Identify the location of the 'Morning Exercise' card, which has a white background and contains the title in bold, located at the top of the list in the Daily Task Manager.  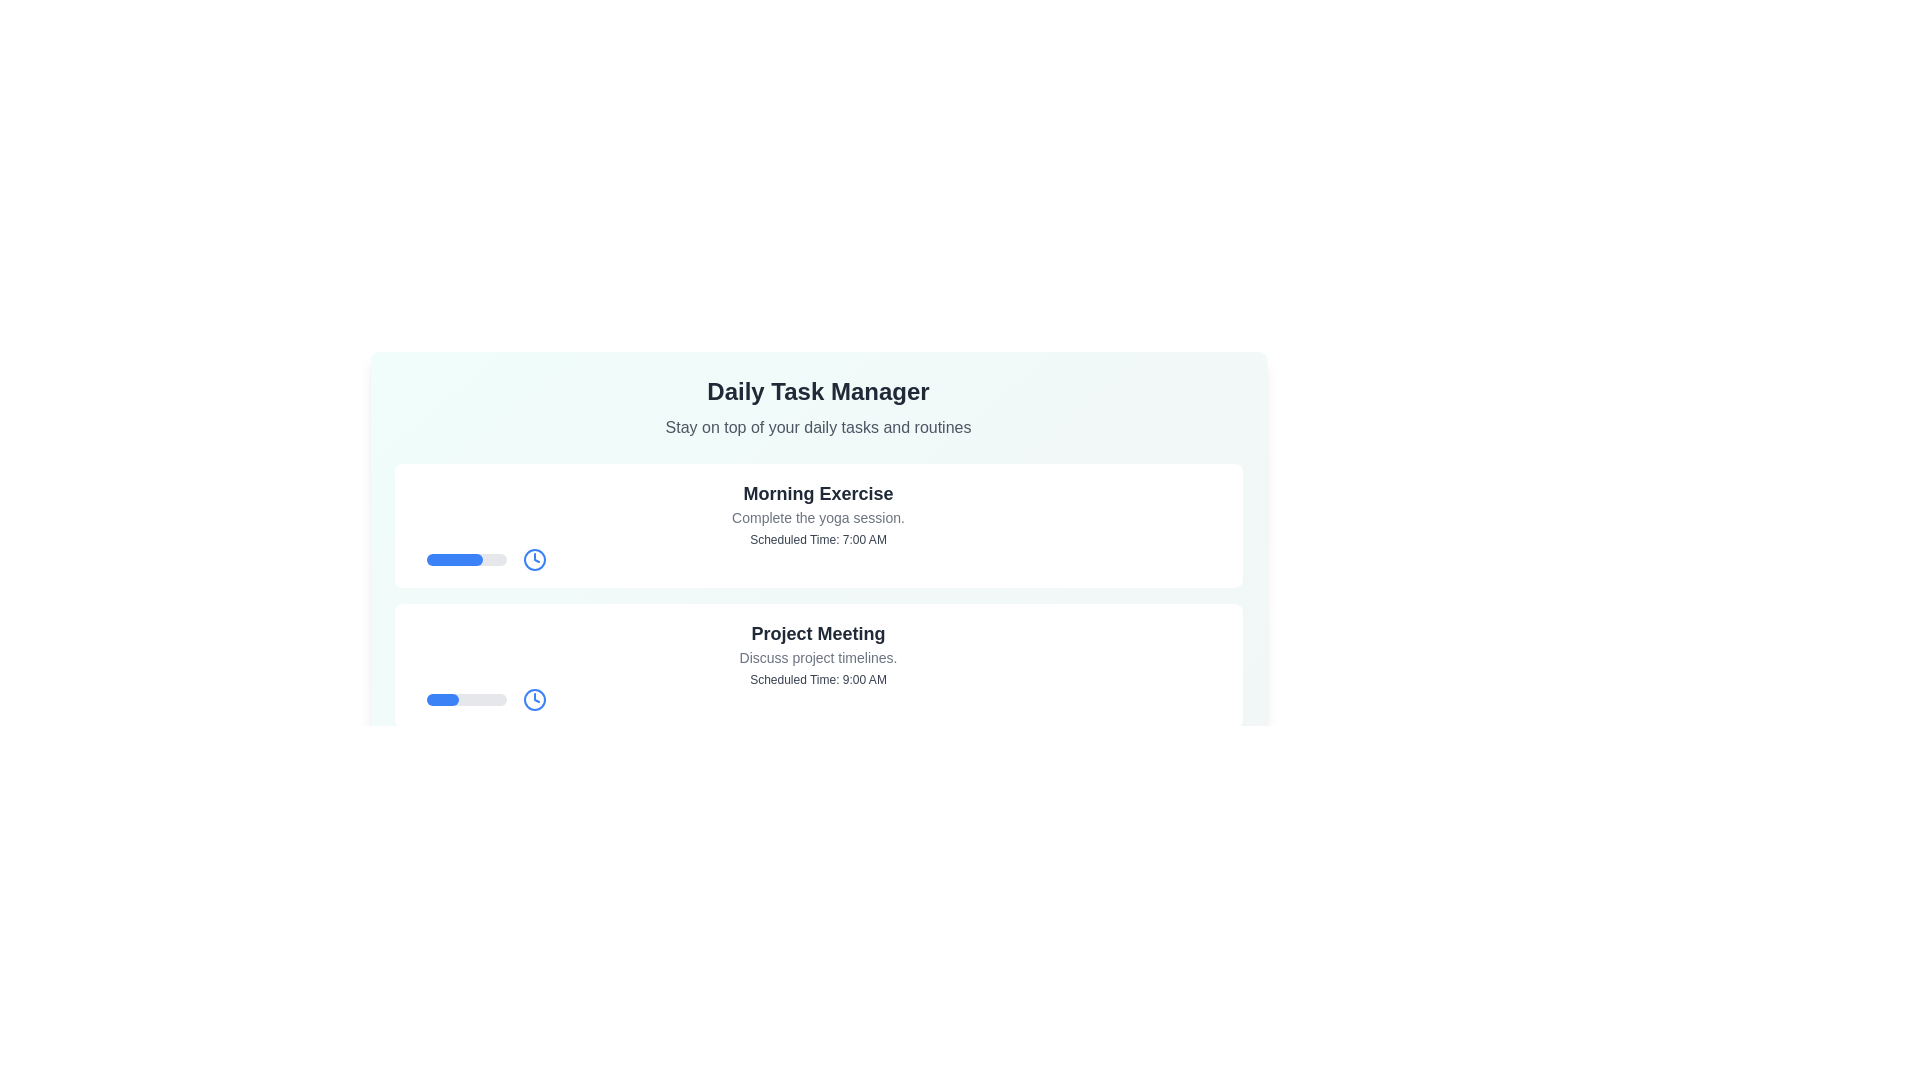
(818, 524).